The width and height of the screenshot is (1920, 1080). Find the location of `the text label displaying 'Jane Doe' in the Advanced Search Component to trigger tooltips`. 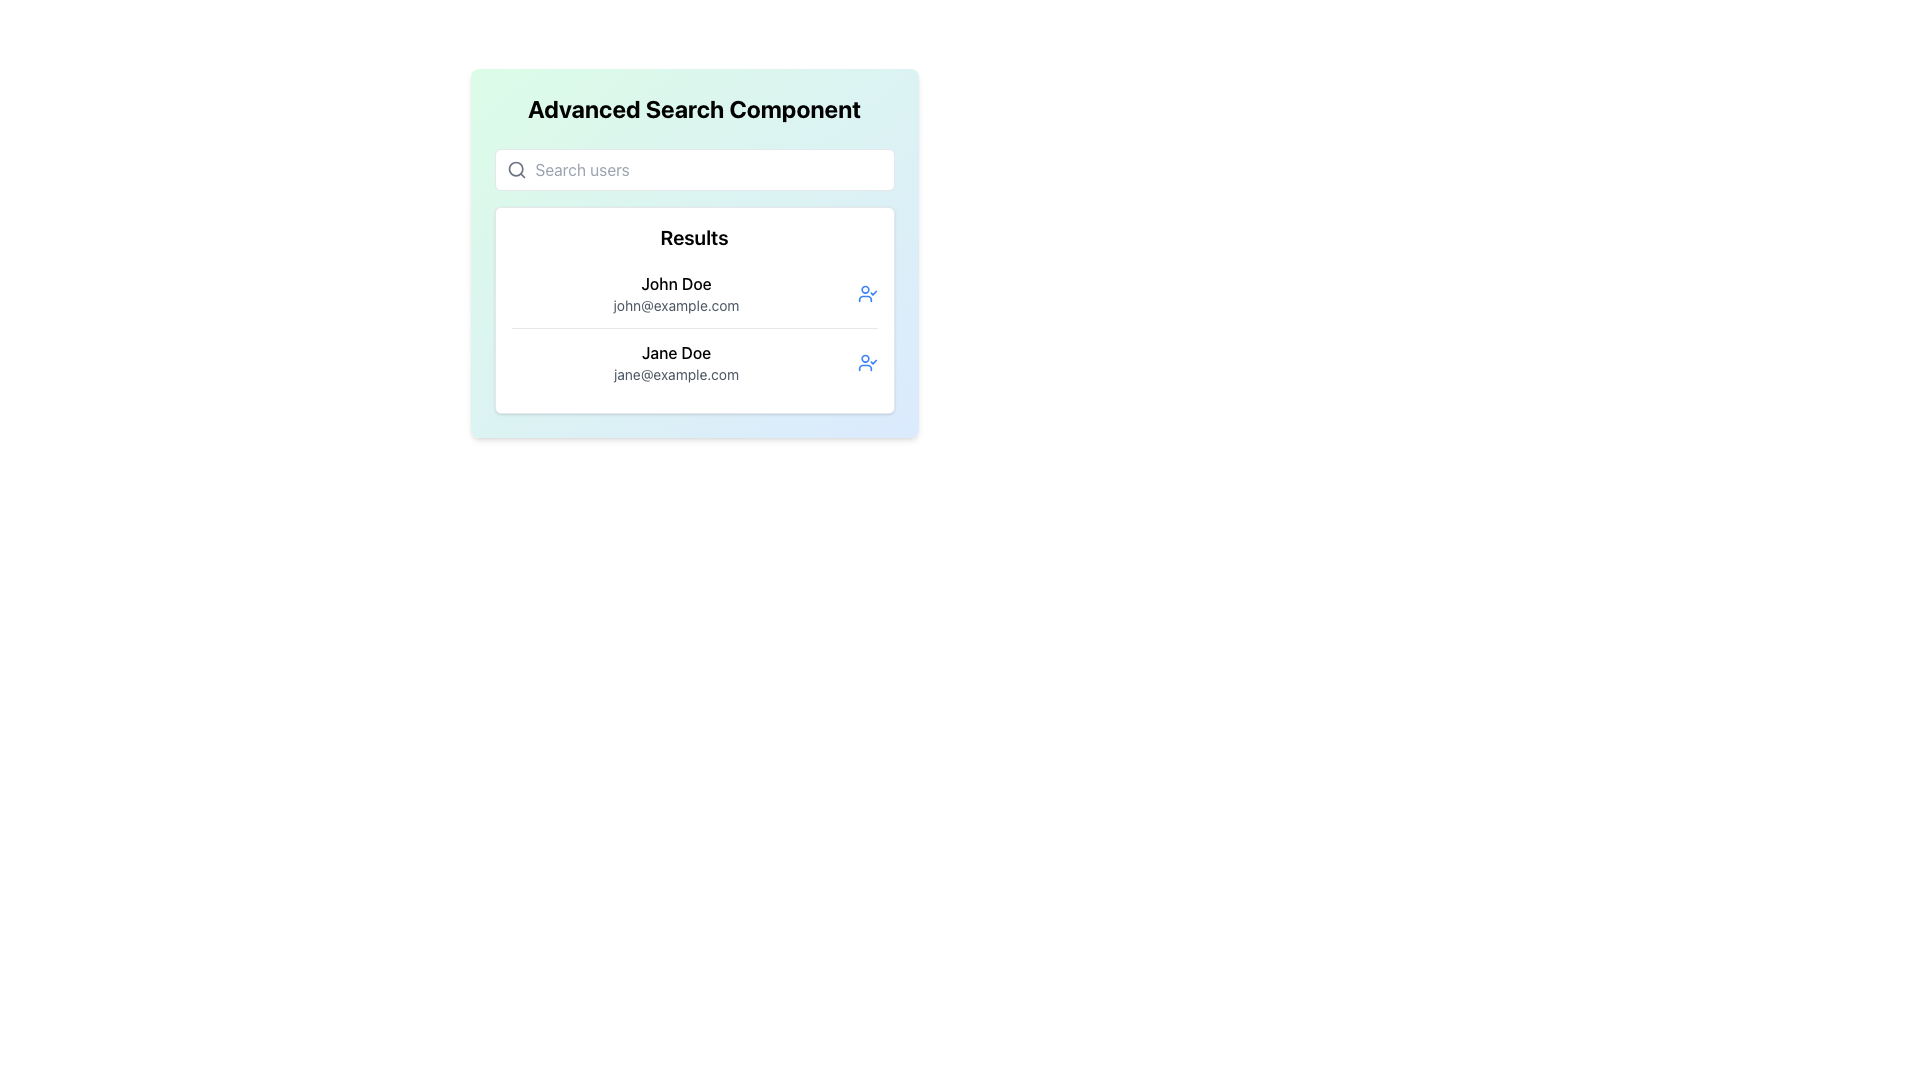

the text label displaying 'Jane Doe' in the Advanced Search Component to trigger tooltips is located at coordinates (676, 352).